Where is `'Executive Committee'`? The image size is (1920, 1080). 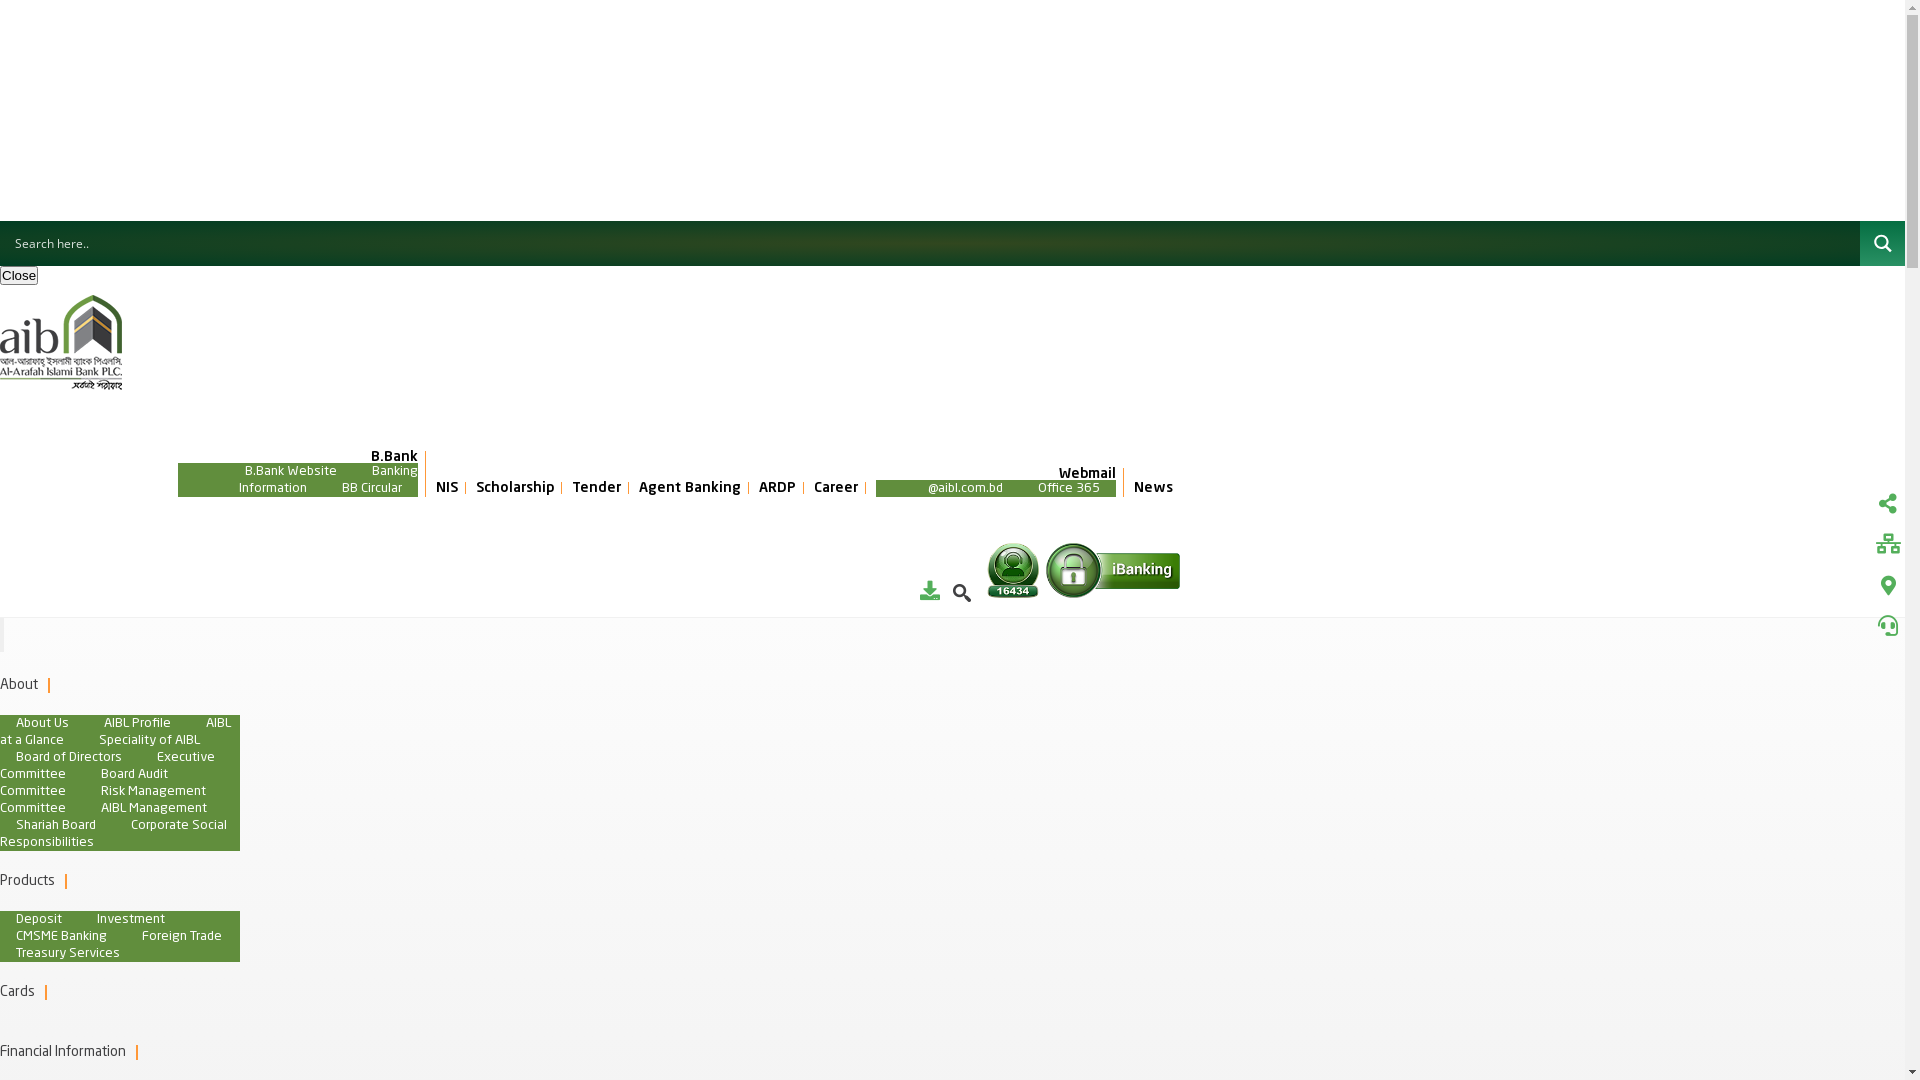
'Executive Committee' is located at coordinates (106, 765).